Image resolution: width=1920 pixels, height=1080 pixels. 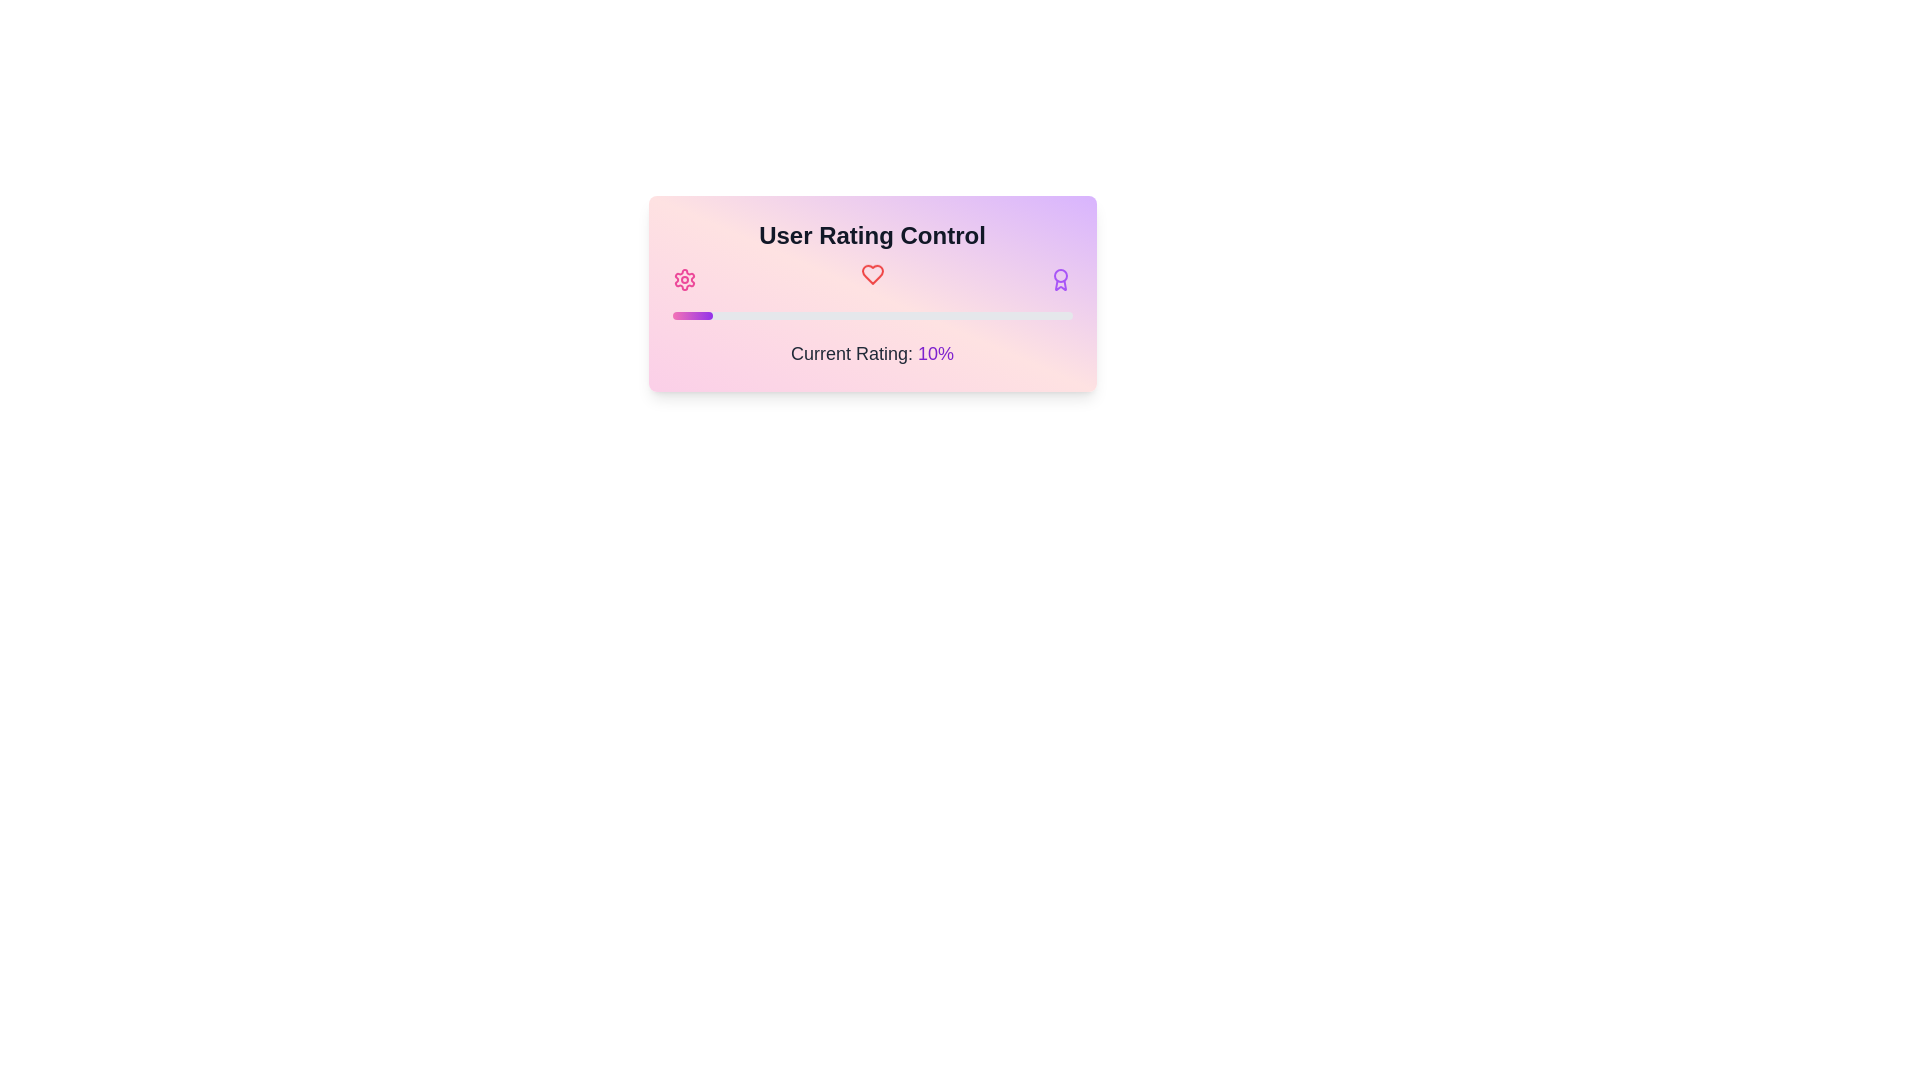 What do you see at coordinates (1012, 280) in the screenshot?
I see `the rating value` at bounding box center [1012, 280].